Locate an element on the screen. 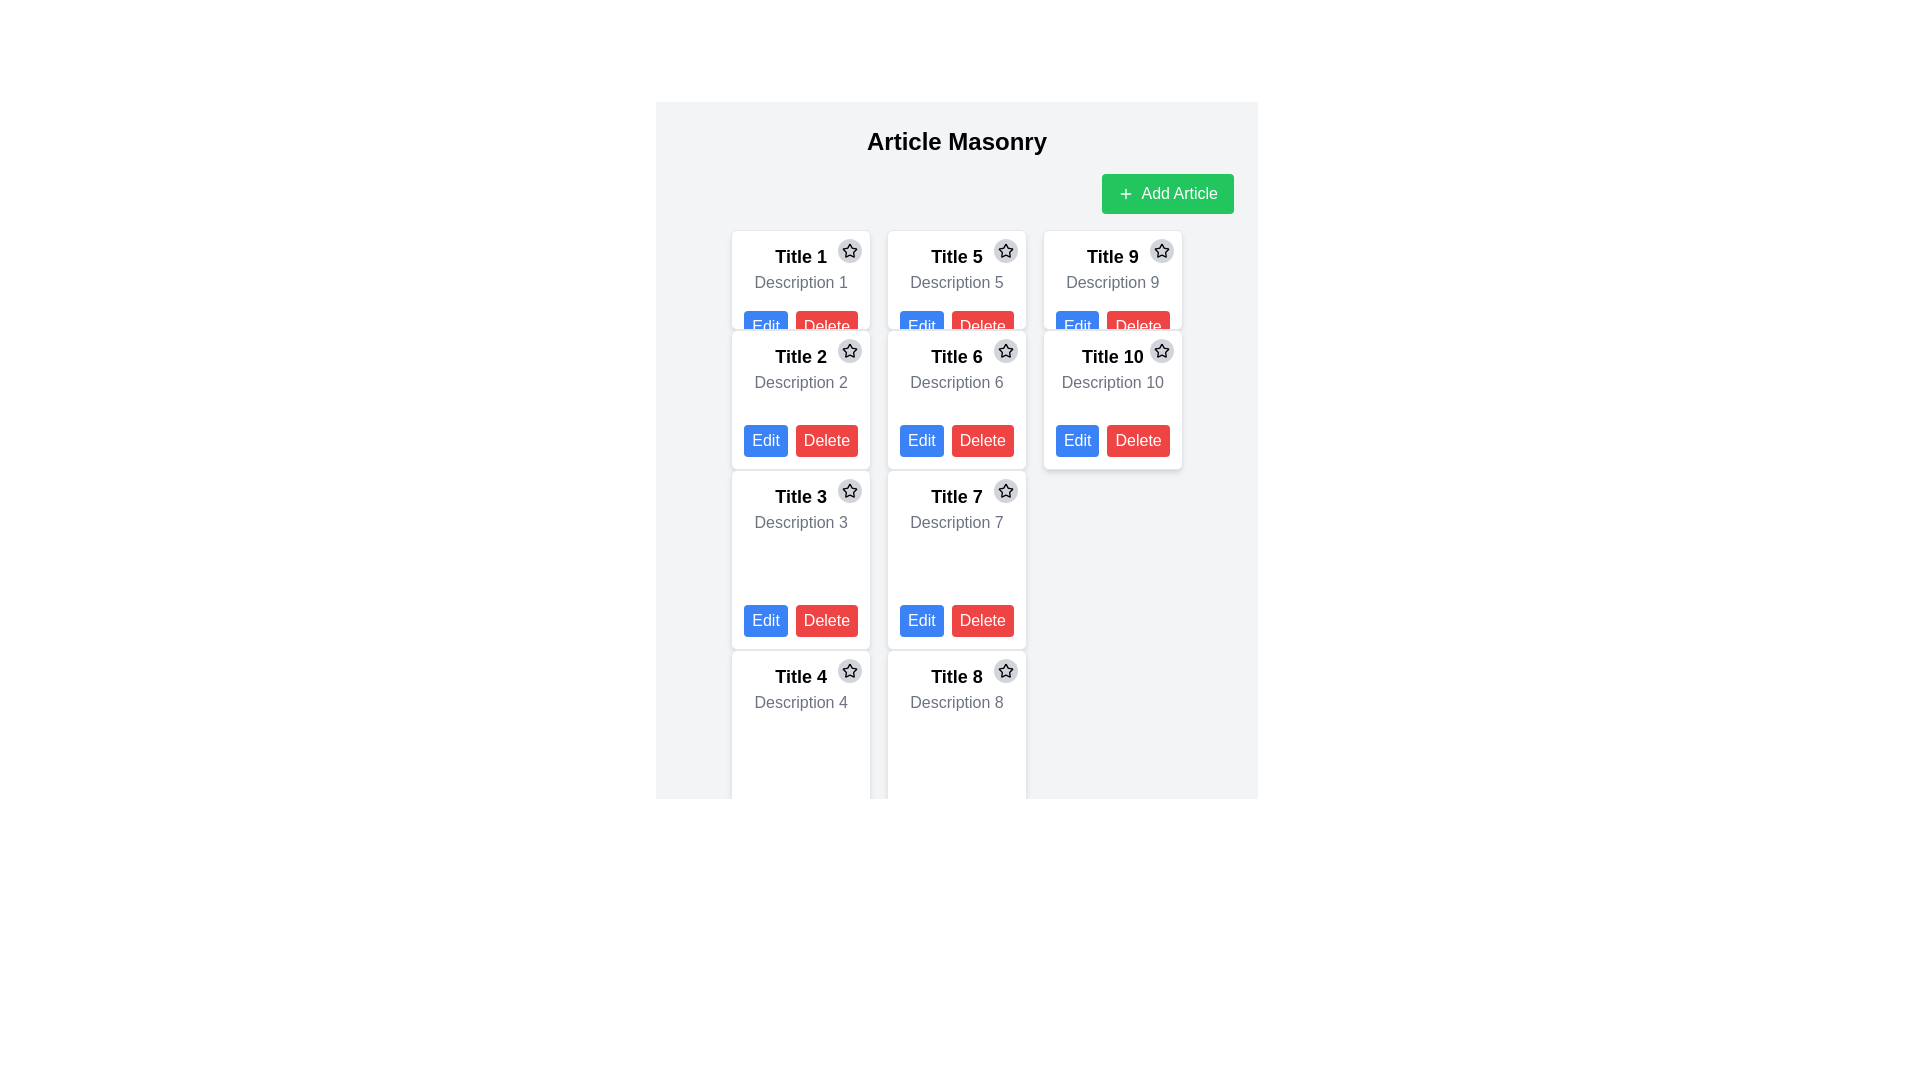 The image size is (1920, 1080). the 'Delete' button located at the bottom-right corner of the Card element with a white background and rounded border, which contains the title 'Title 10' and subtitle 'Description 10' is located at coordinates (1111, 400).